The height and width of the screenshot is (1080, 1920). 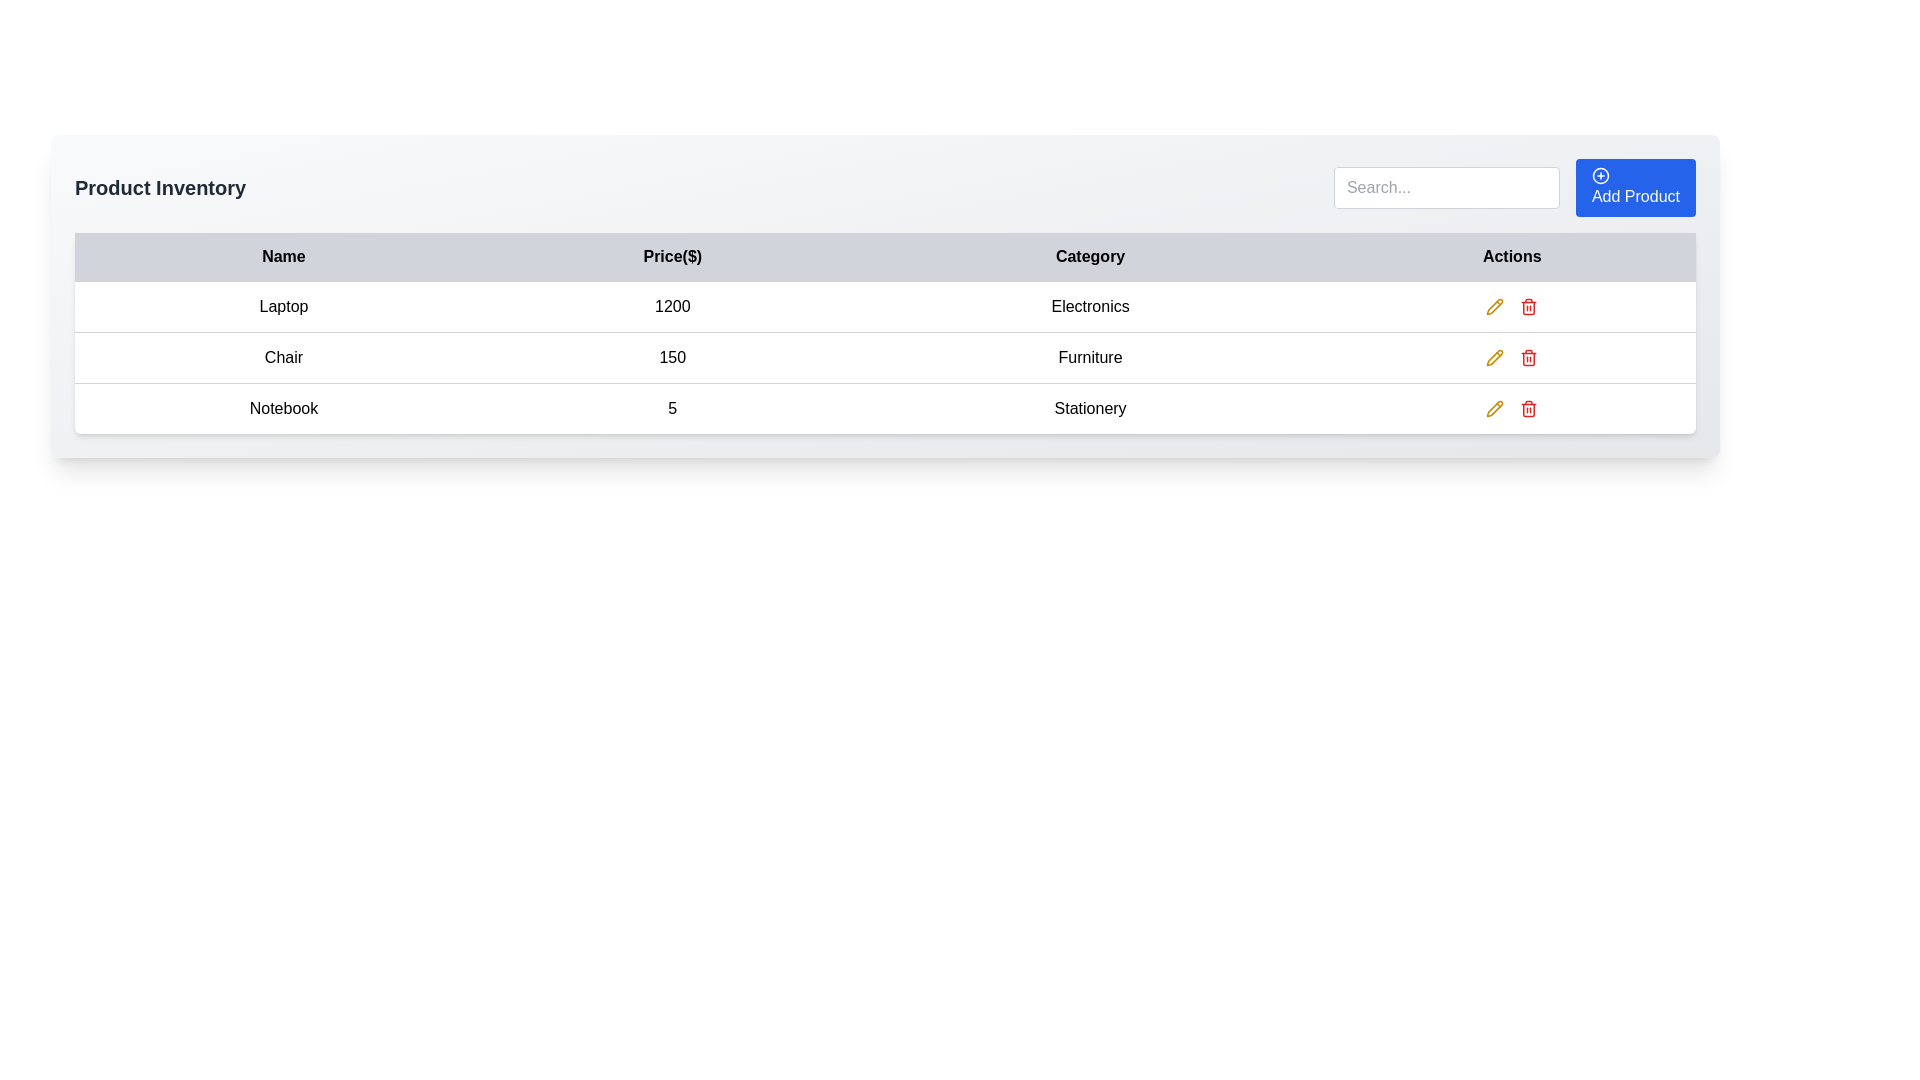 I want to click on text label 'Laptop' located in the 'Name' column of the table, which is the first entry in the column, aligning with the price '1200' and category 'Electronics', so click(x=282, y=307).